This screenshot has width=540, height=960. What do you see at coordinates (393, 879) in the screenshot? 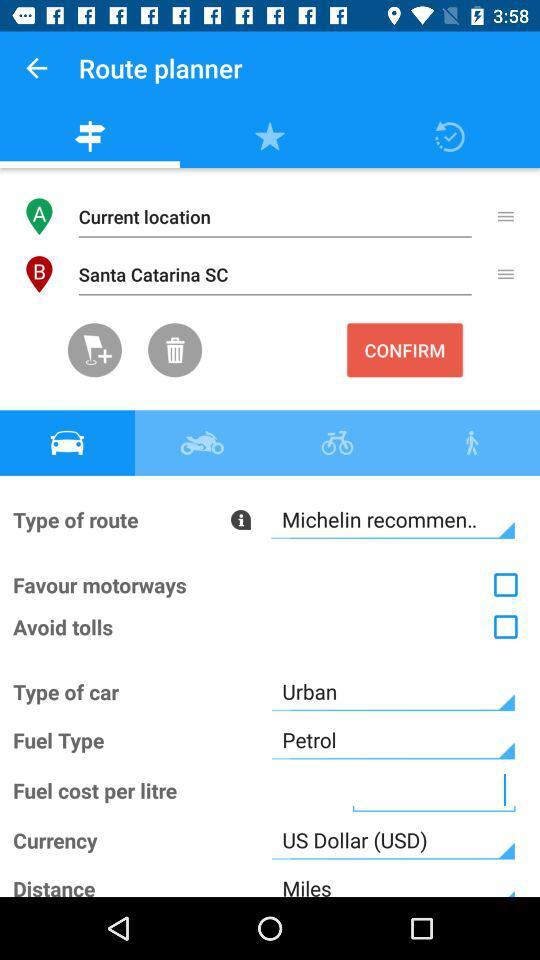
I see `the text field next to distance` at bounding box center [393, 879].